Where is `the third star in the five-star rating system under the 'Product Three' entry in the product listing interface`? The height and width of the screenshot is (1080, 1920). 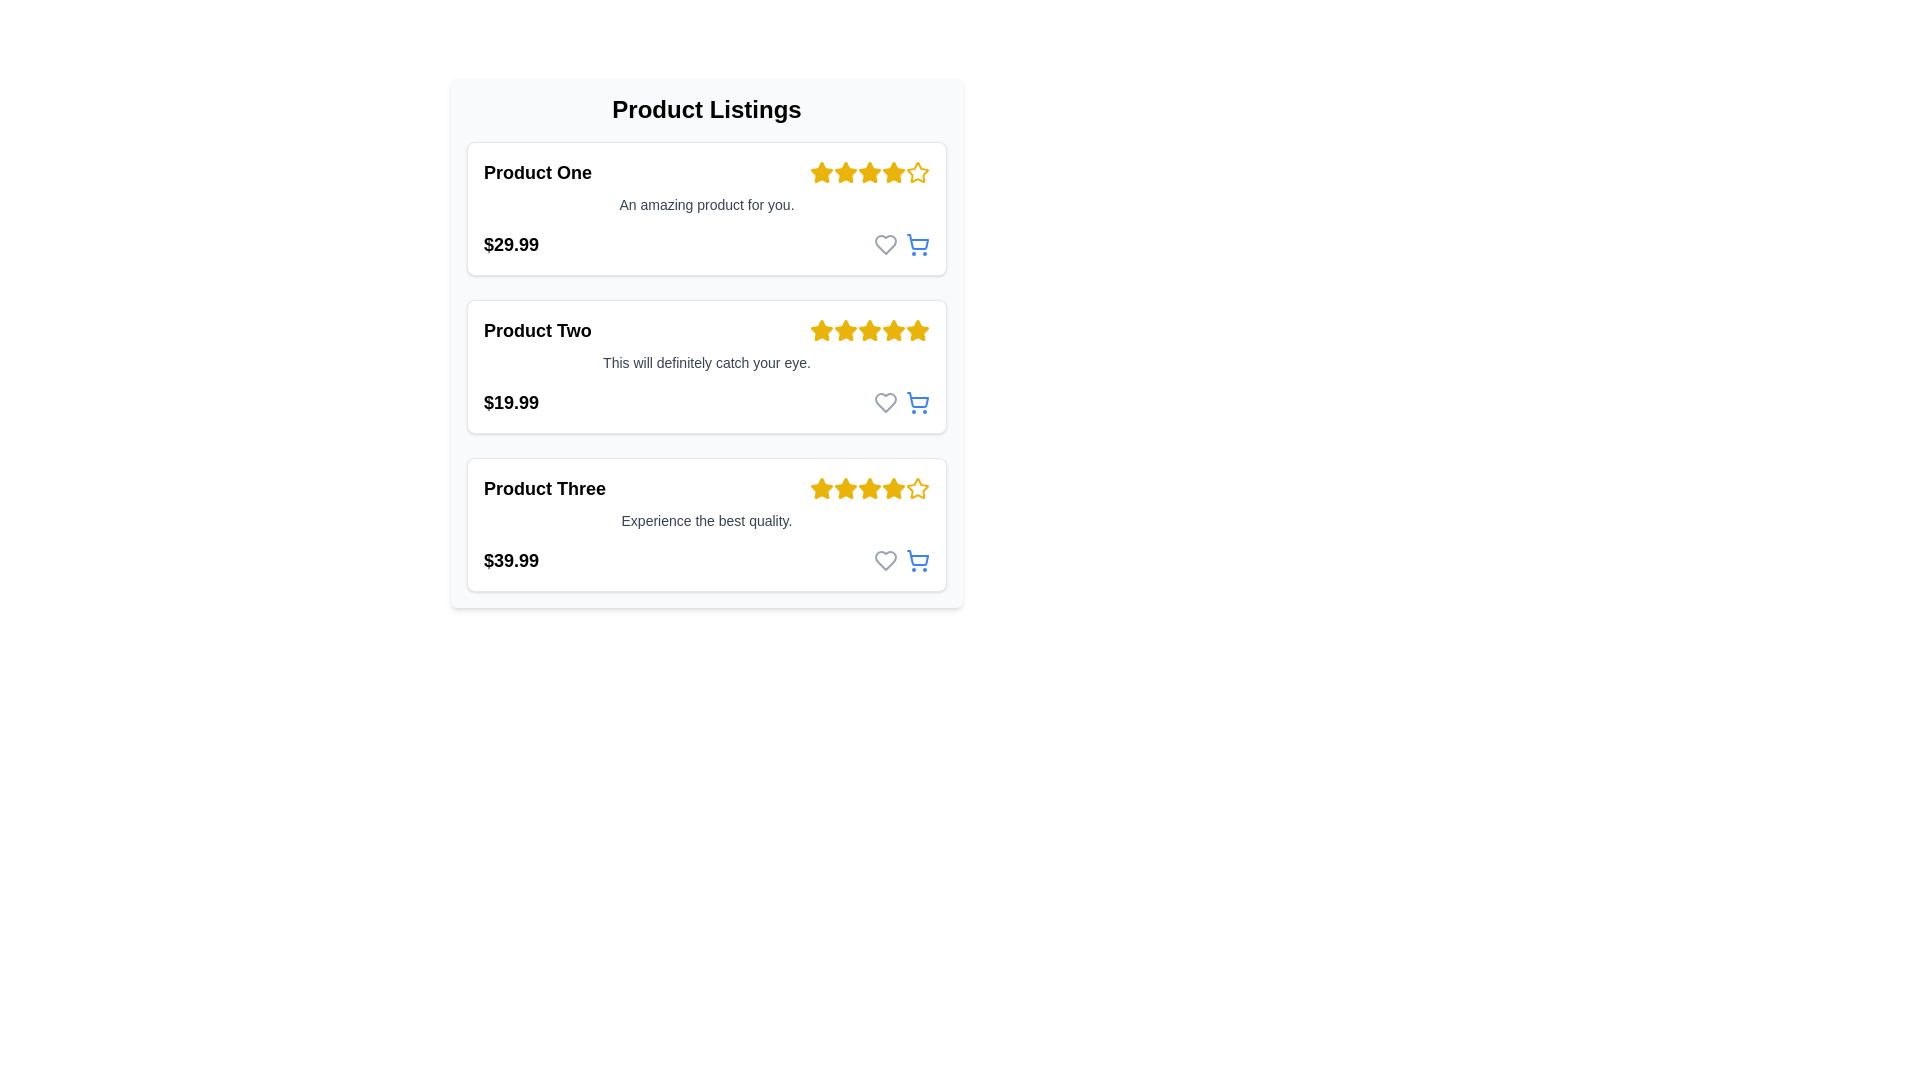
the third star in the five-star rating system under the 'Product Three' entry in the product listing interface is located at coordinates (845, 488).